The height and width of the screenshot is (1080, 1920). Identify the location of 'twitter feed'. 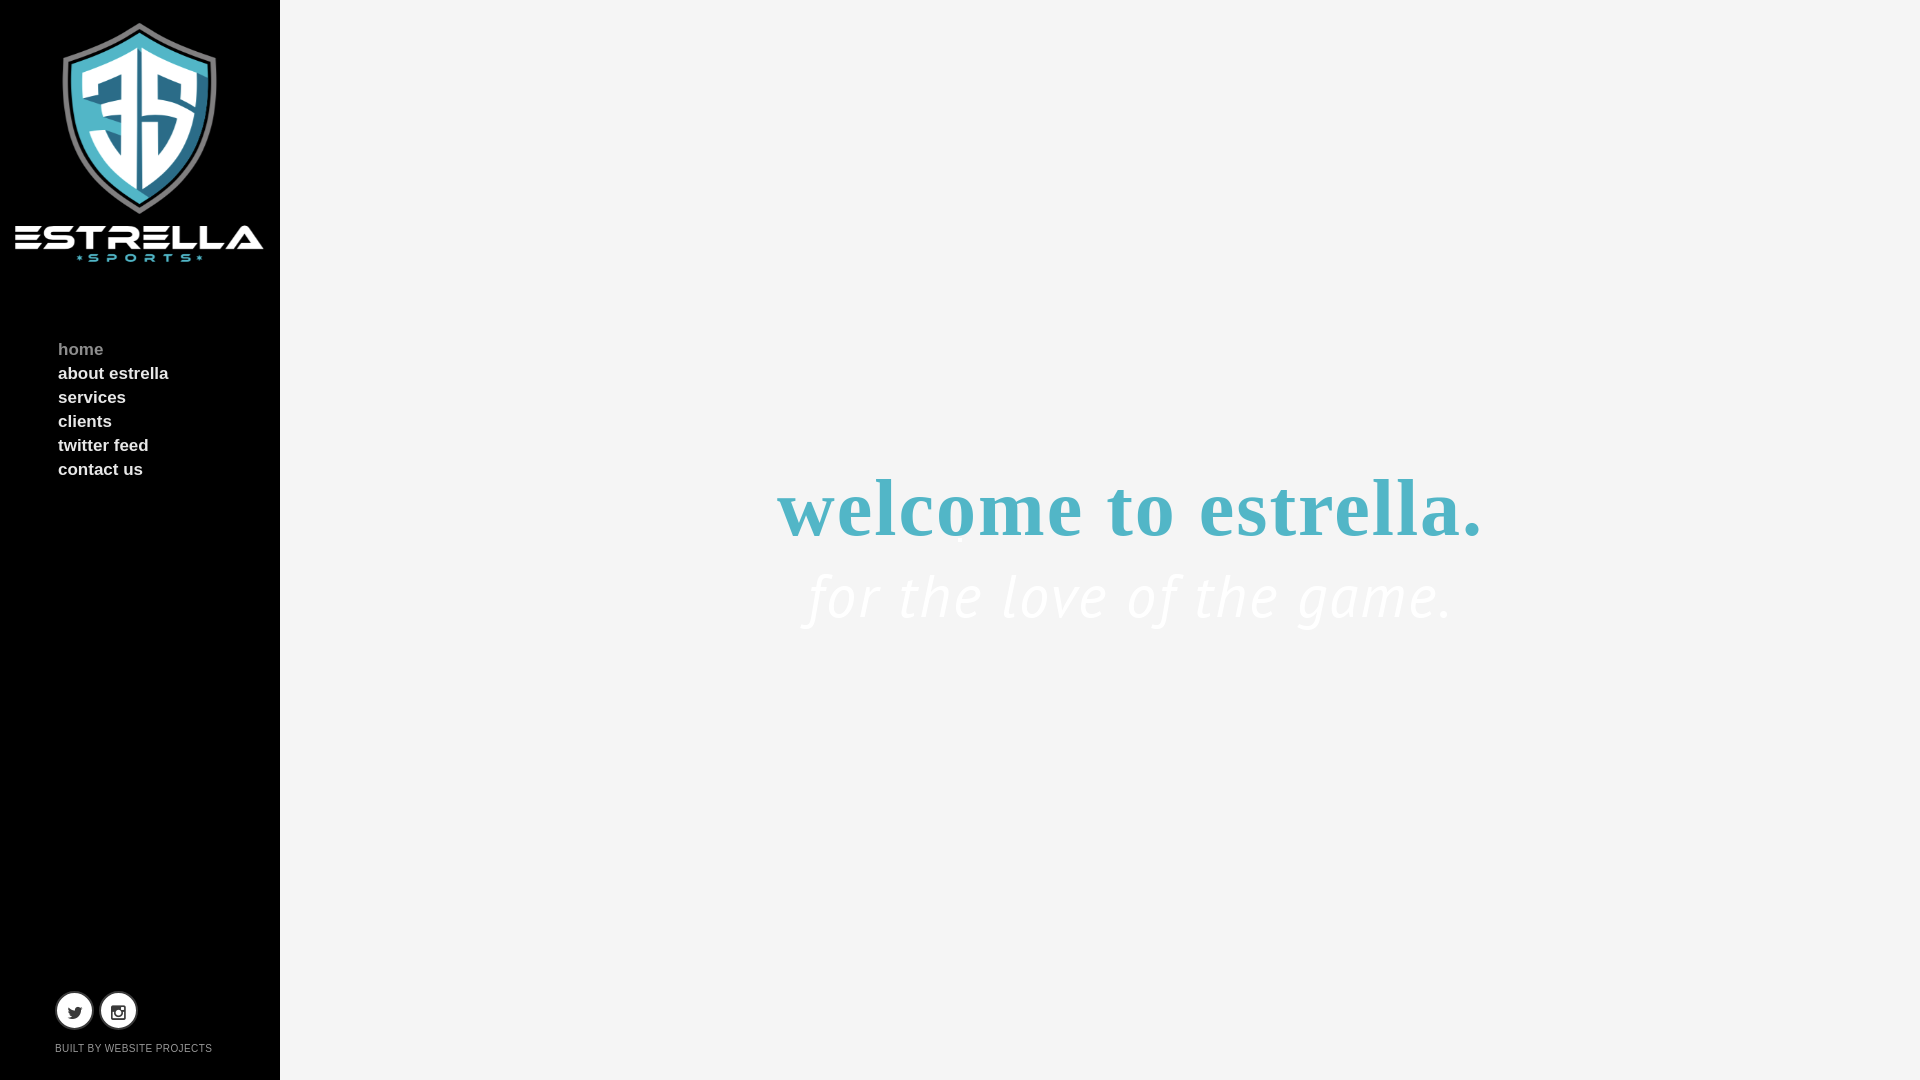
(140, 450).